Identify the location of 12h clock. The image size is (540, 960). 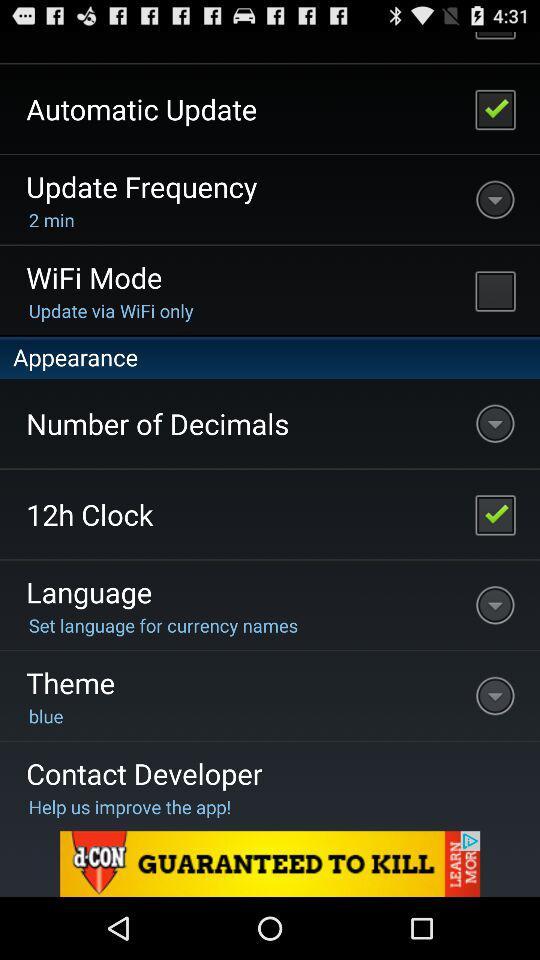
(494, 513).